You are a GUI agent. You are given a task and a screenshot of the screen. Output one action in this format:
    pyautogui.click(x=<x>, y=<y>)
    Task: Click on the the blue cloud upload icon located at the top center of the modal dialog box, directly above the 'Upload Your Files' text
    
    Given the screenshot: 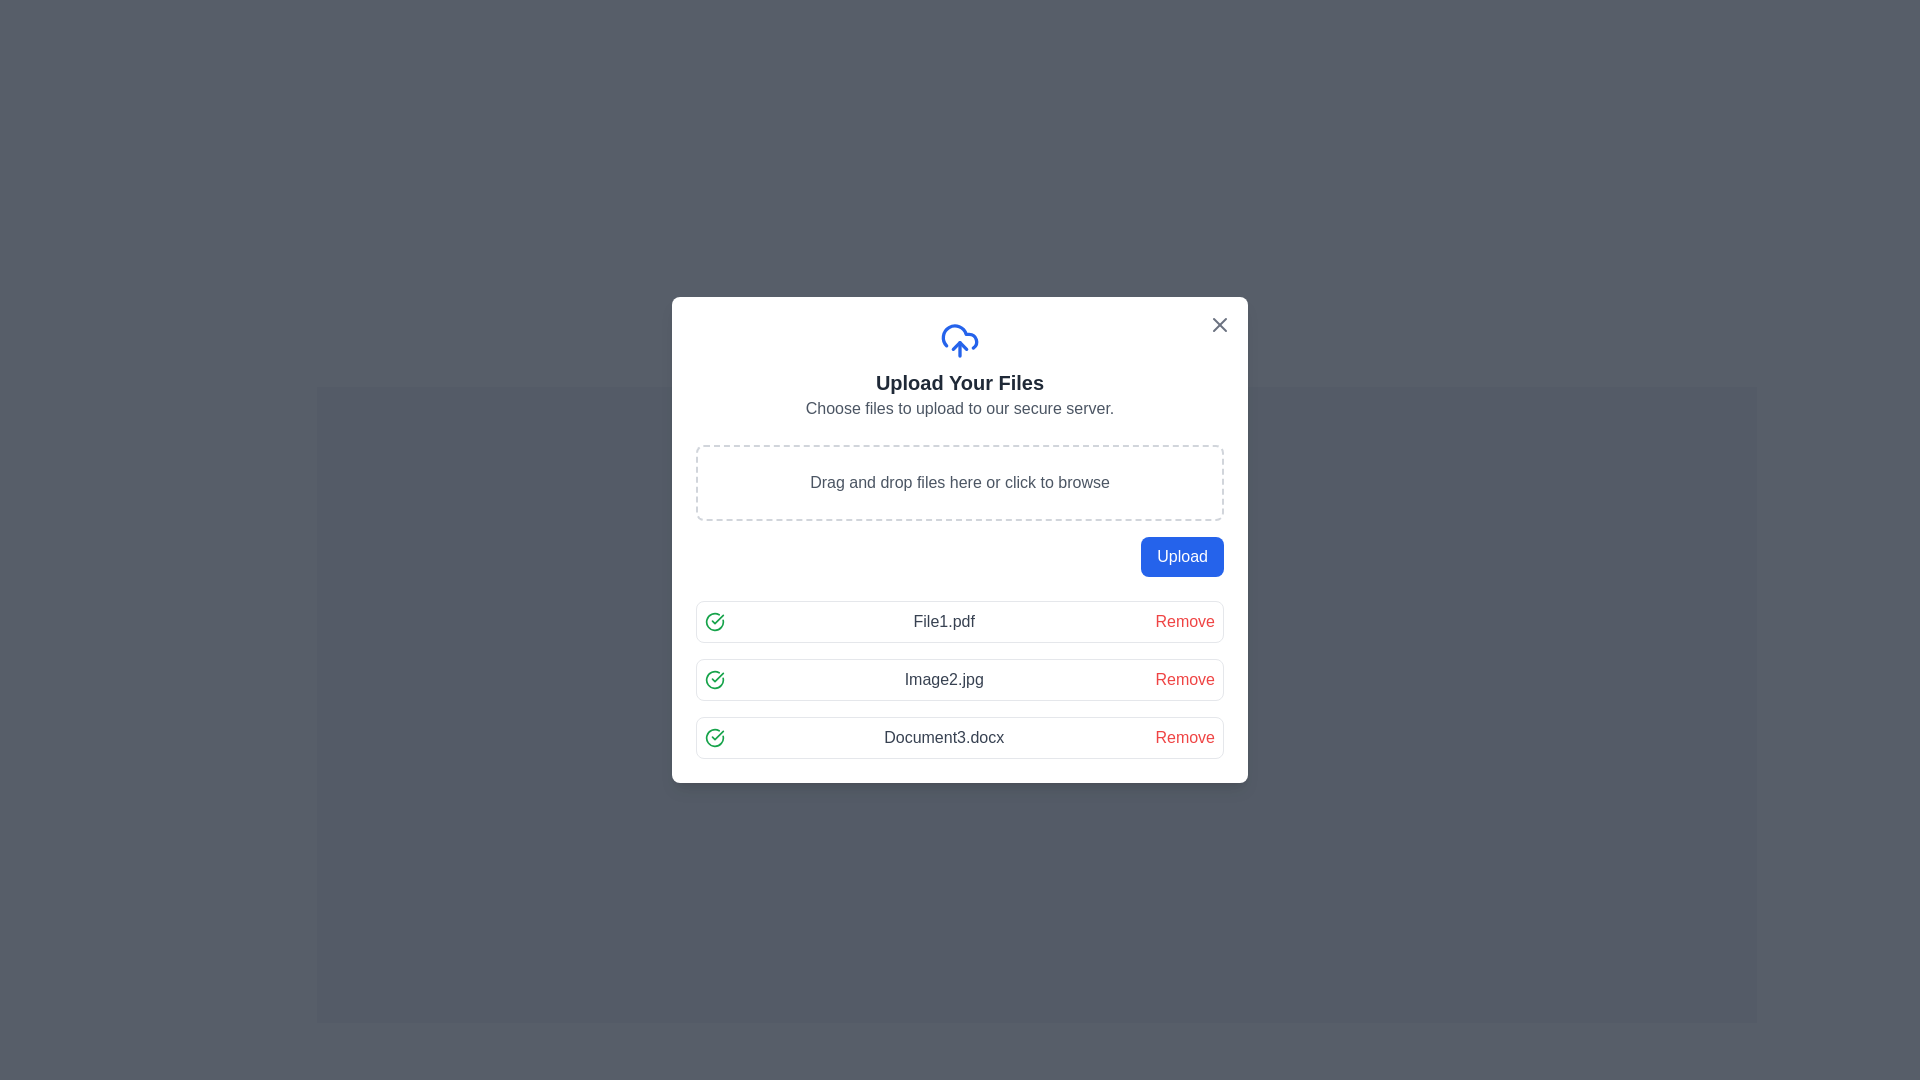 What is the action you would take?
    pyautogui.click(x=960, y=339)
    